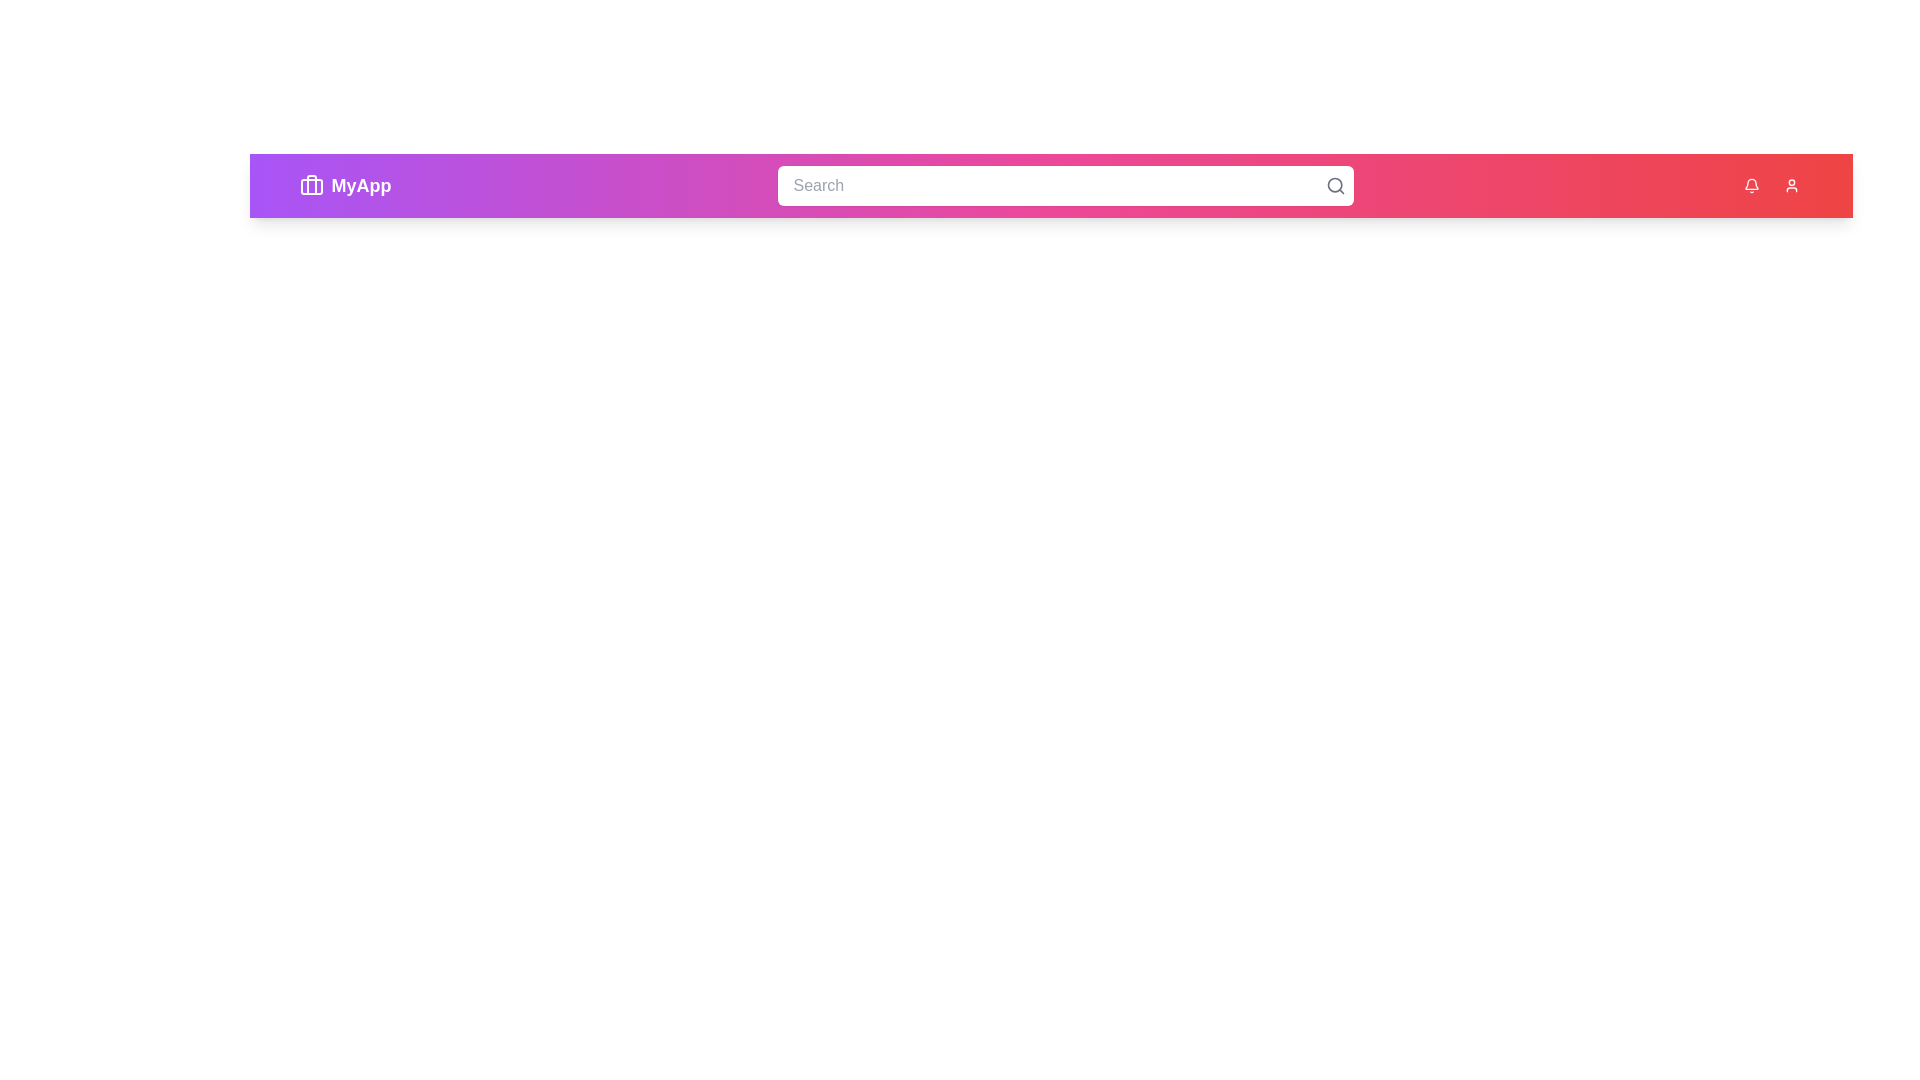  I want to click on the search icon to execute the search, so click(1335, 185).